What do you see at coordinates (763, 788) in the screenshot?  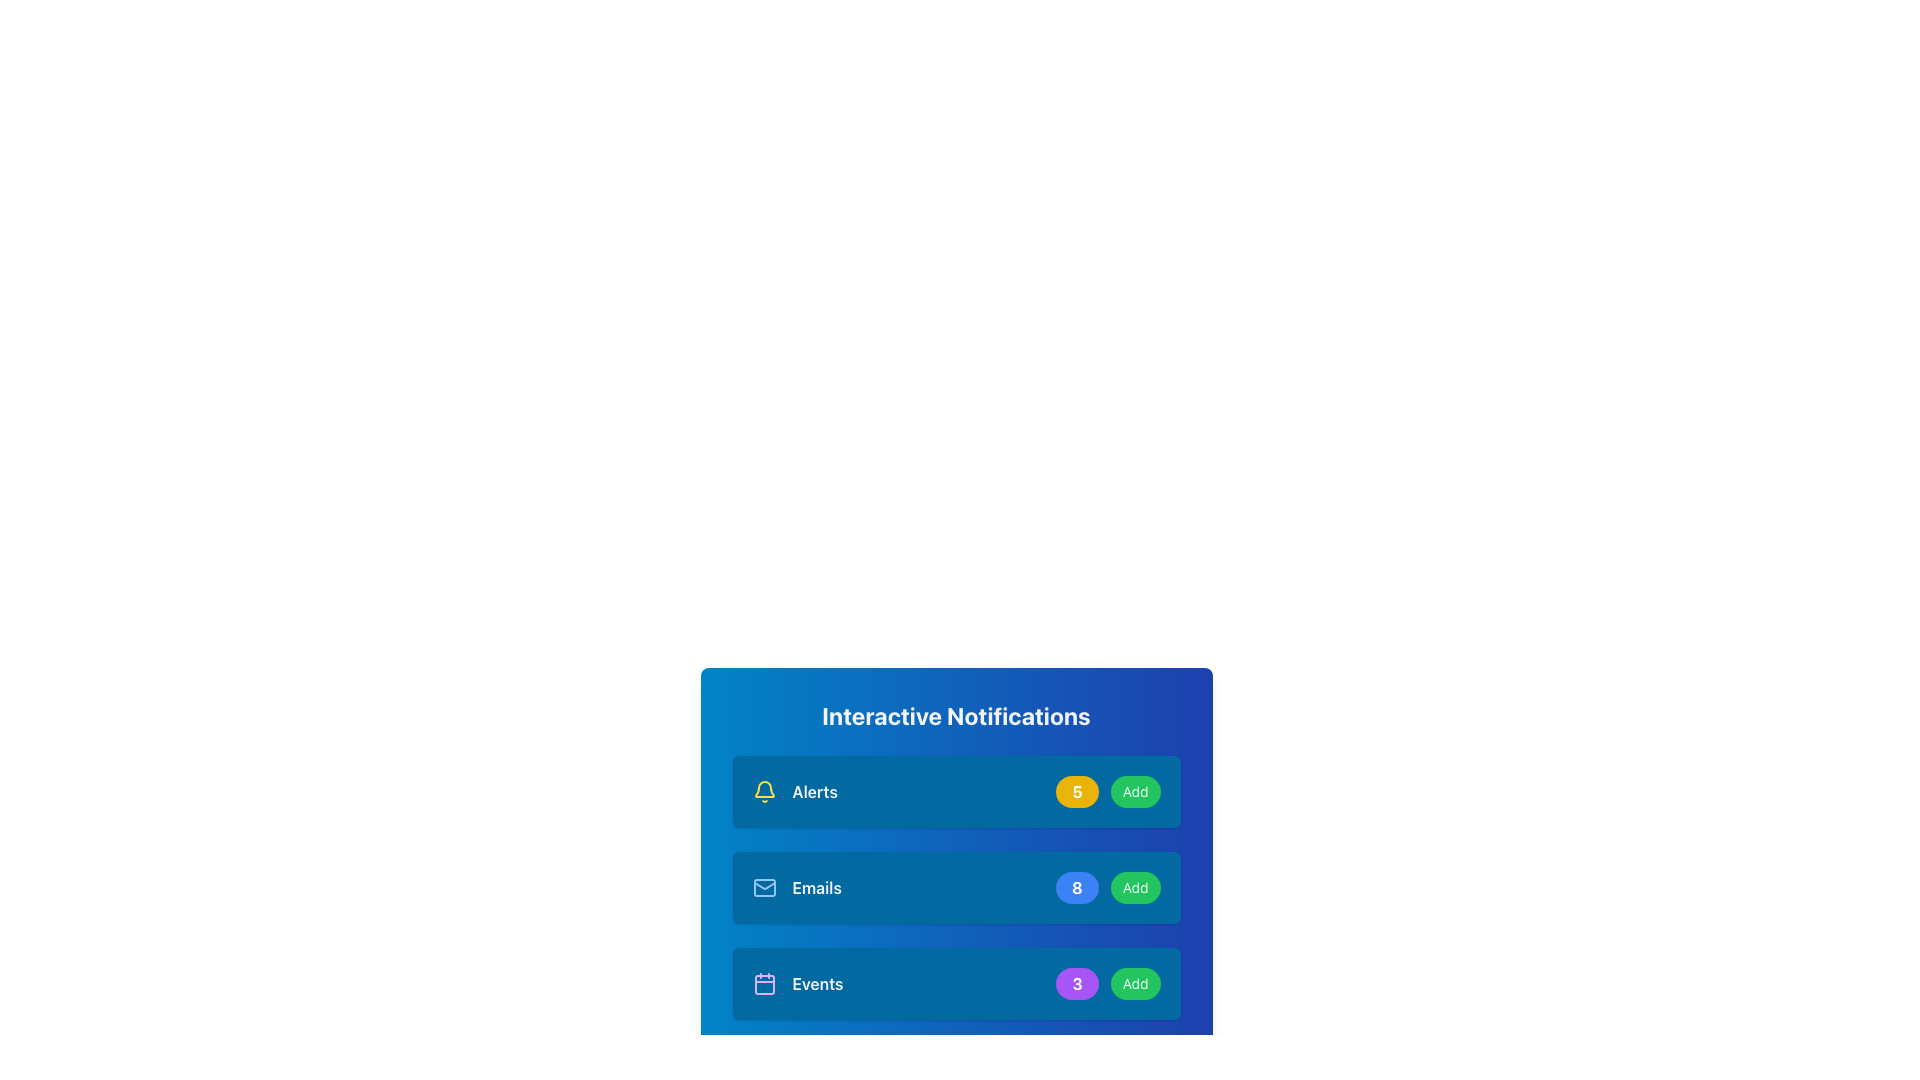 I see `the bell icon representing the Alerts section, which is styled with yellow outlines and located above the yellow badge and the Add button` at bounding box center [763, 788].